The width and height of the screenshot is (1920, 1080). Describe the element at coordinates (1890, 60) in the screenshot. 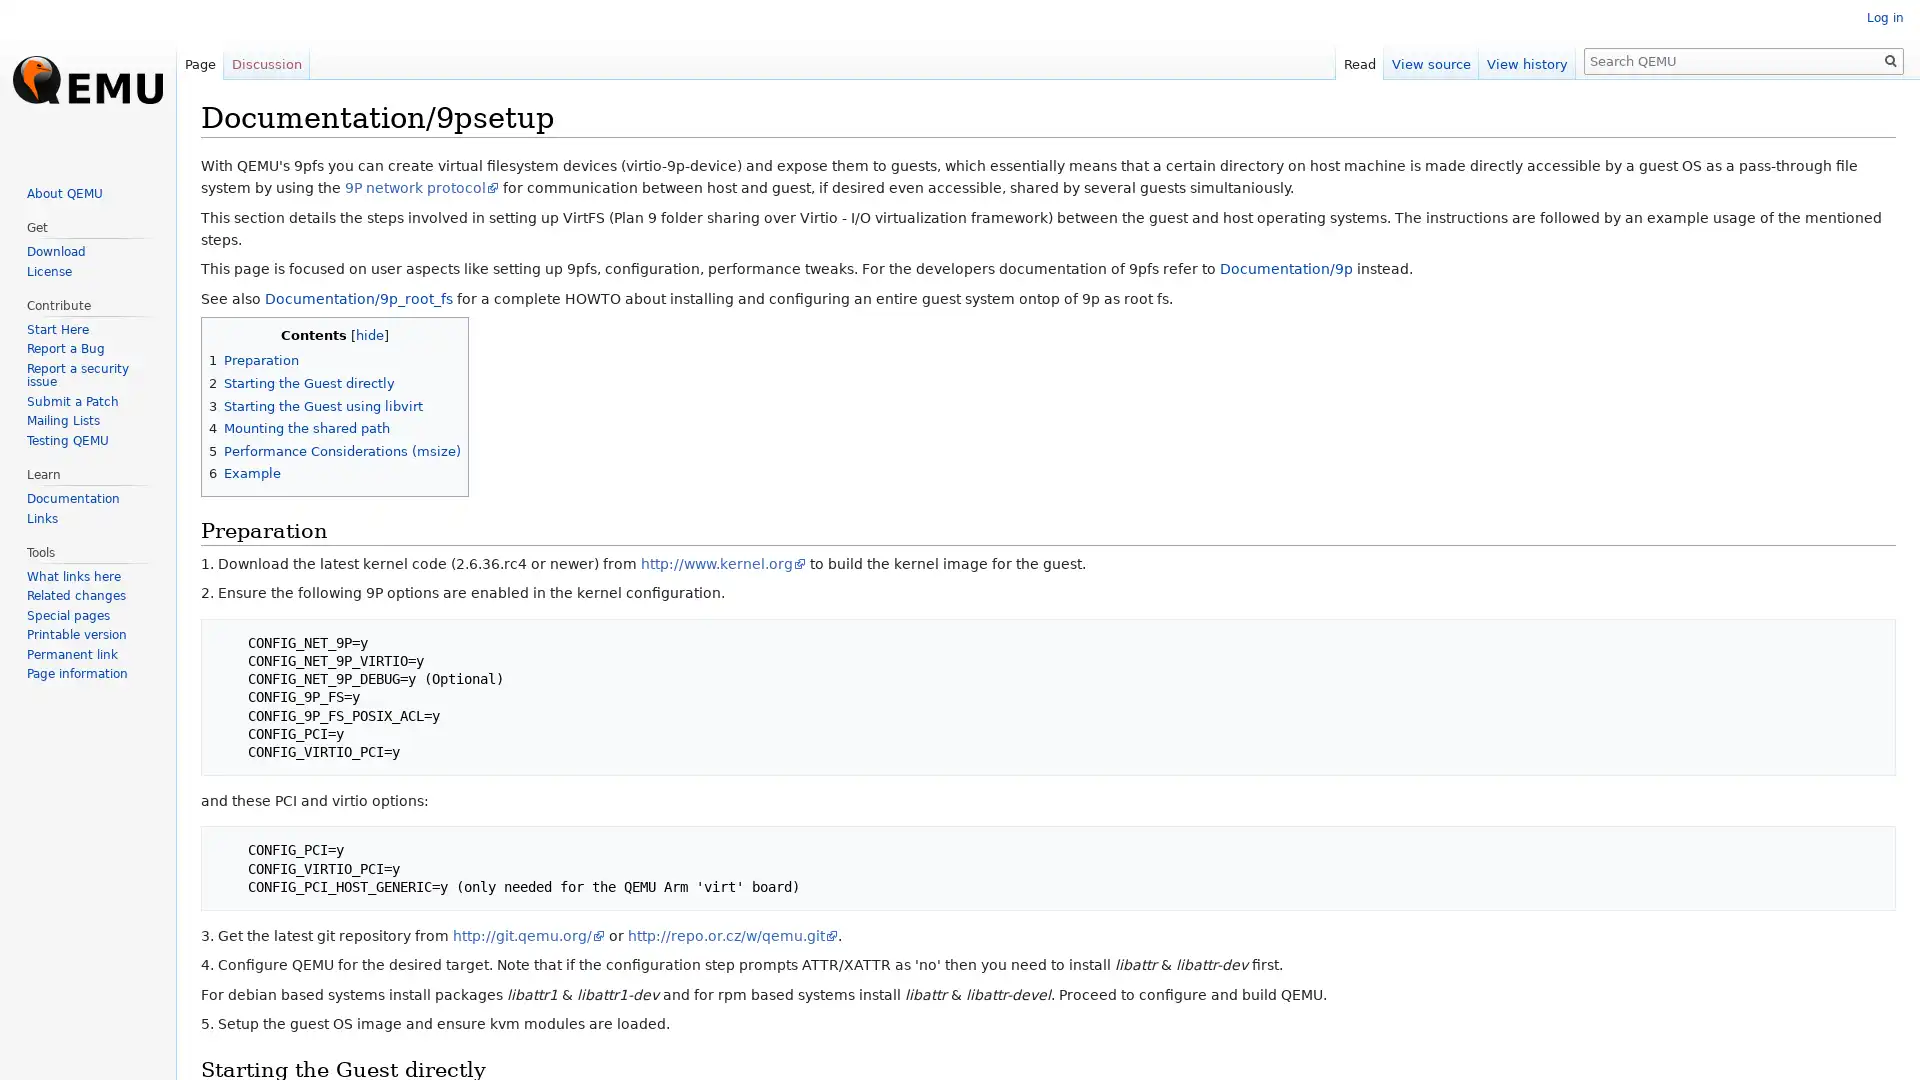

I see `Go` at that location.